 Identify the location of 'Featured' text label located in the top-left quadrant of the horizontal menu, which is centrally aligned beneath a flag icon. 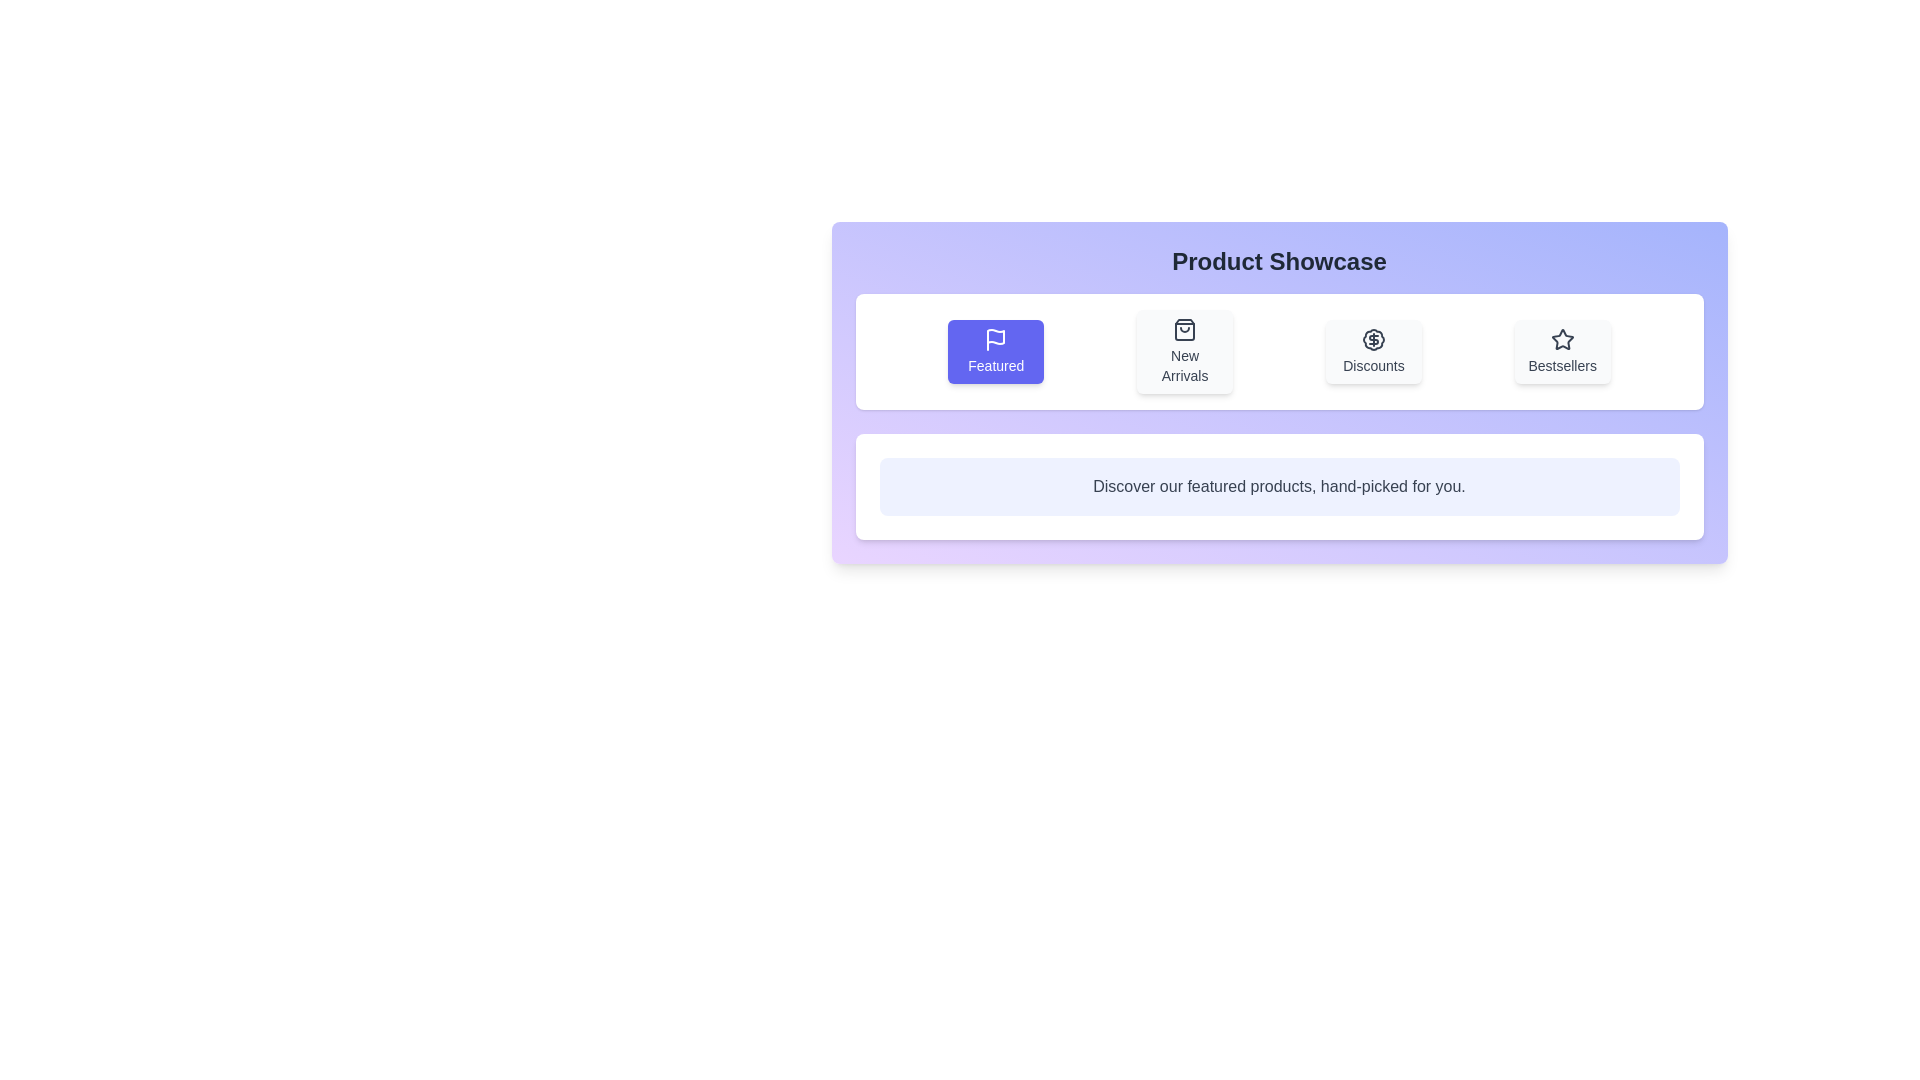
(996, 366).